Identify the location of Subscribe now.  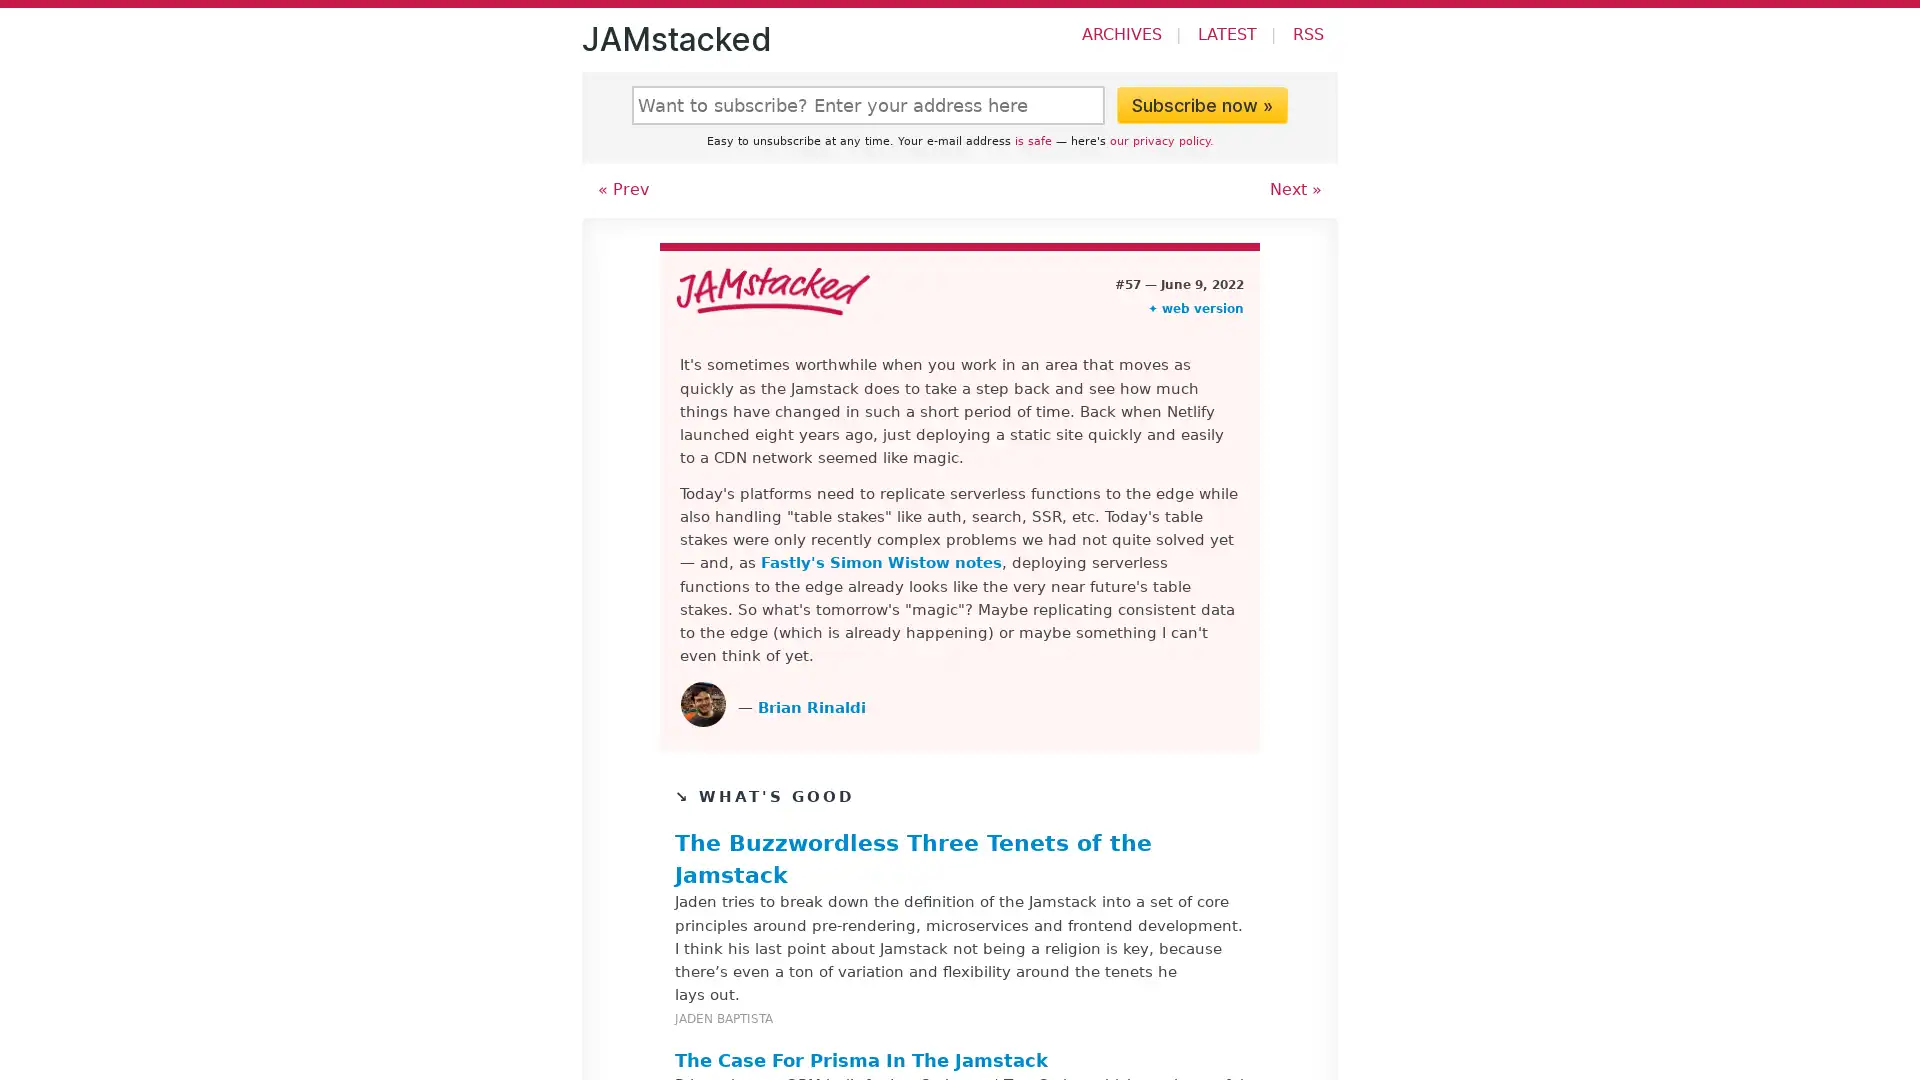
(1201, 105).